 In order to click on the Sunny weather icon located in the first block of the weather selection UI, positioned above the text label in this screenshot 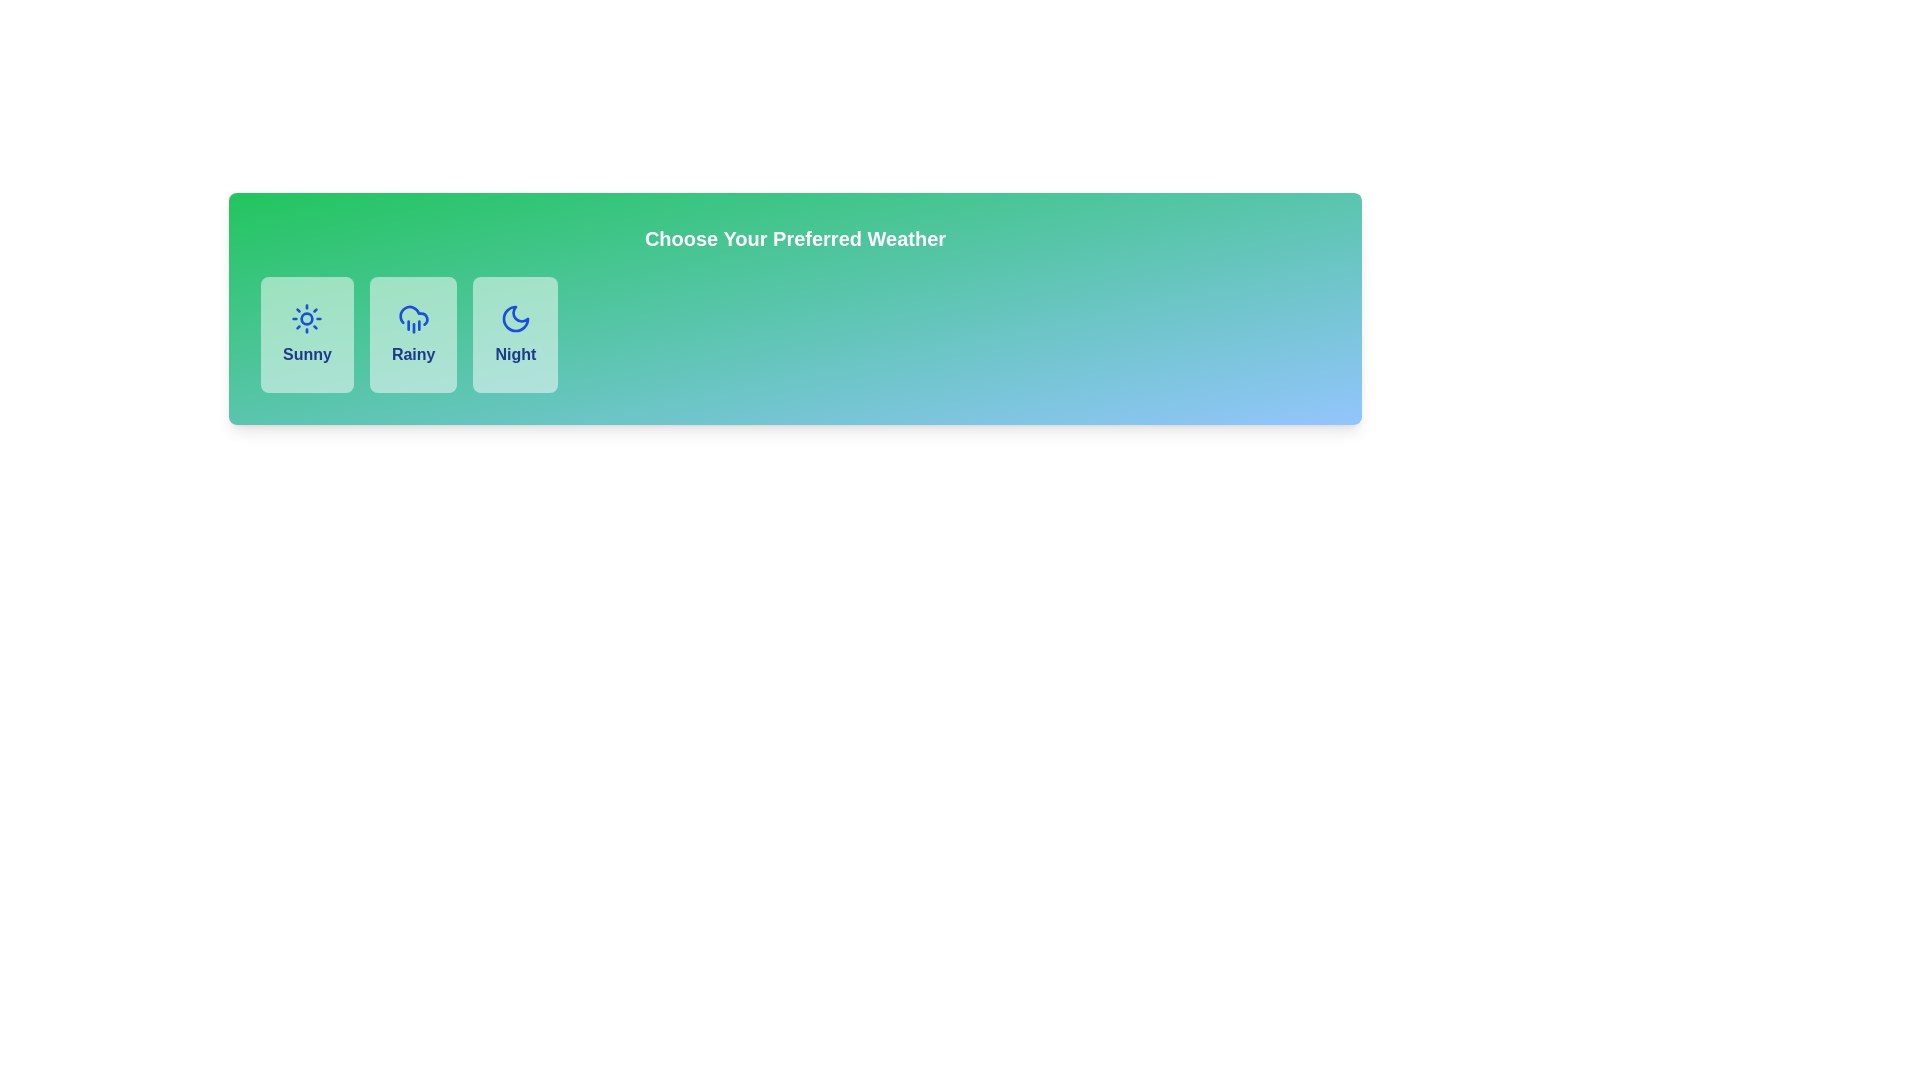, I will do `click(306, 318)`.